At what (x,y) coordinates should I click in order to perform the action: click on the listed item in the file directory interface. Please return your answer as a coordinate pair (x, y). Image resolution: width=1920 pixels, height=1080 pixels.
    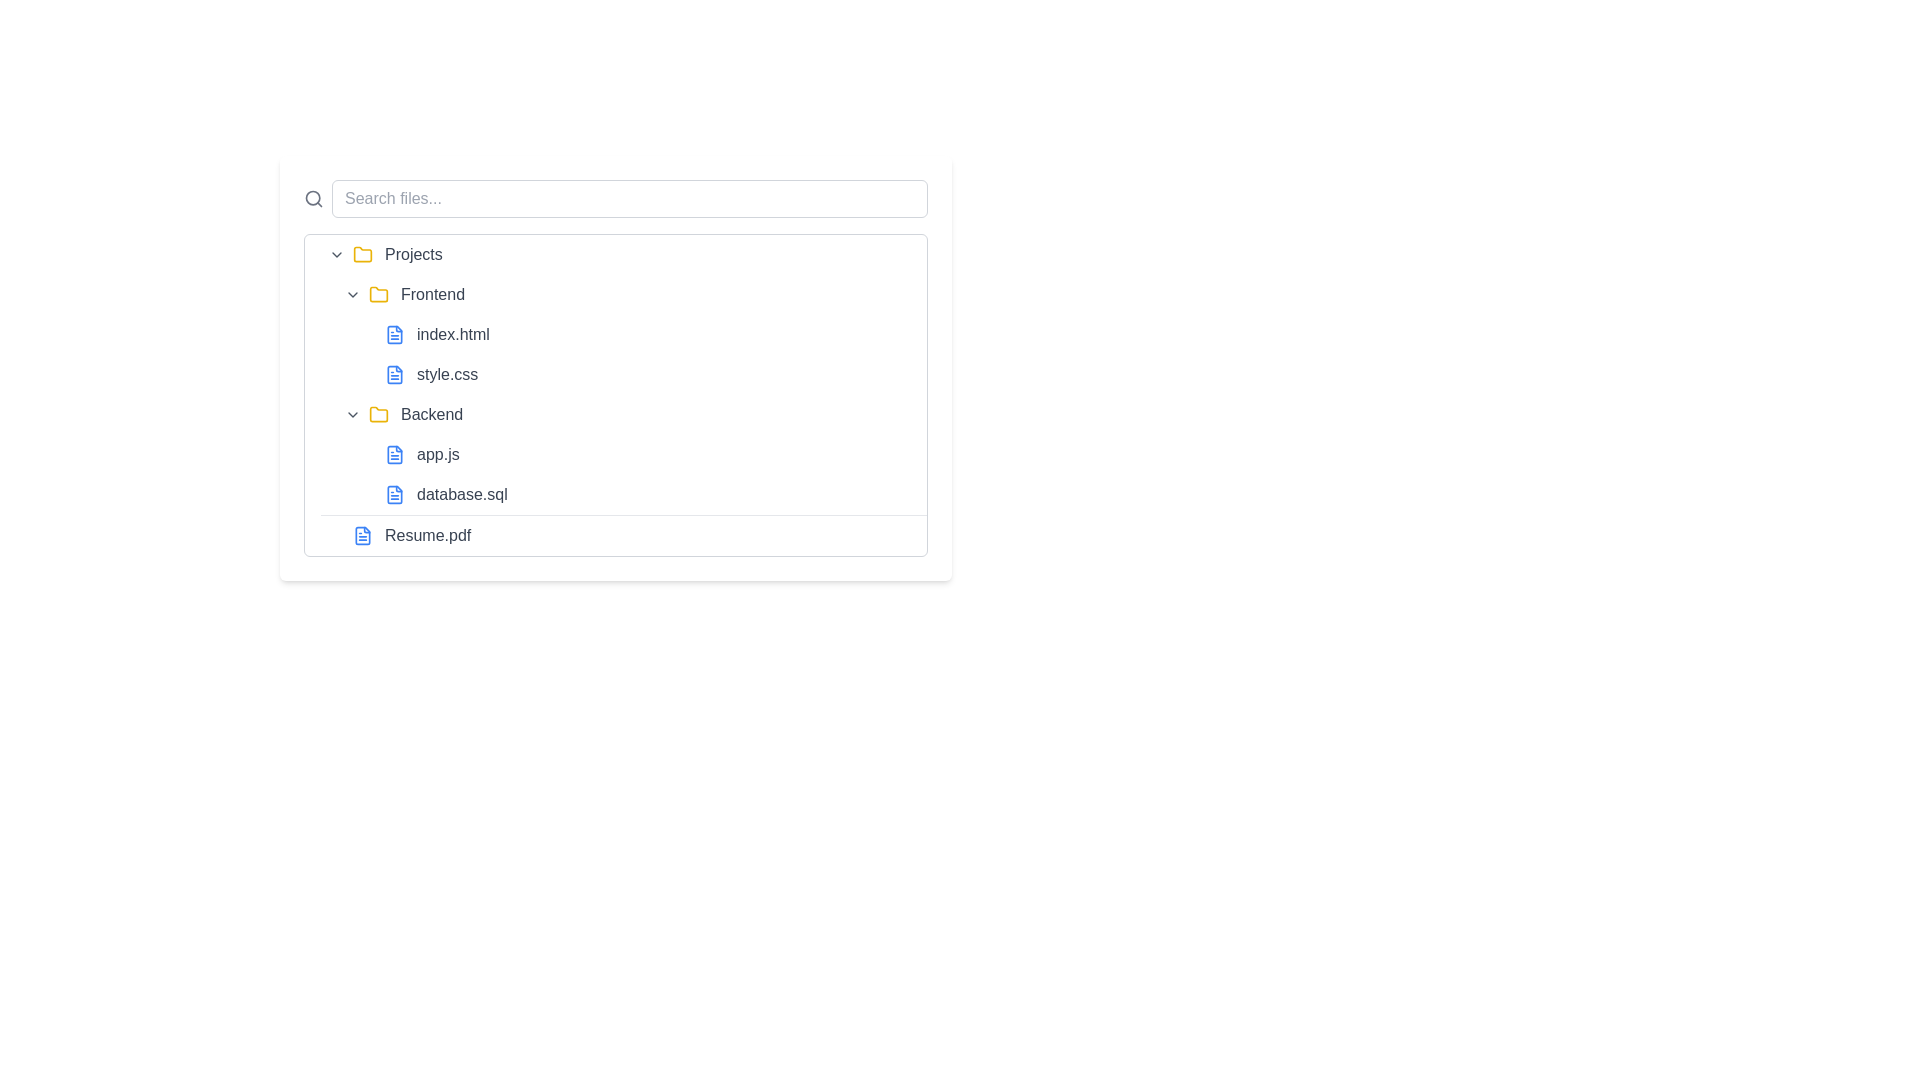
    Looking at the image, I should click on (614, 367).